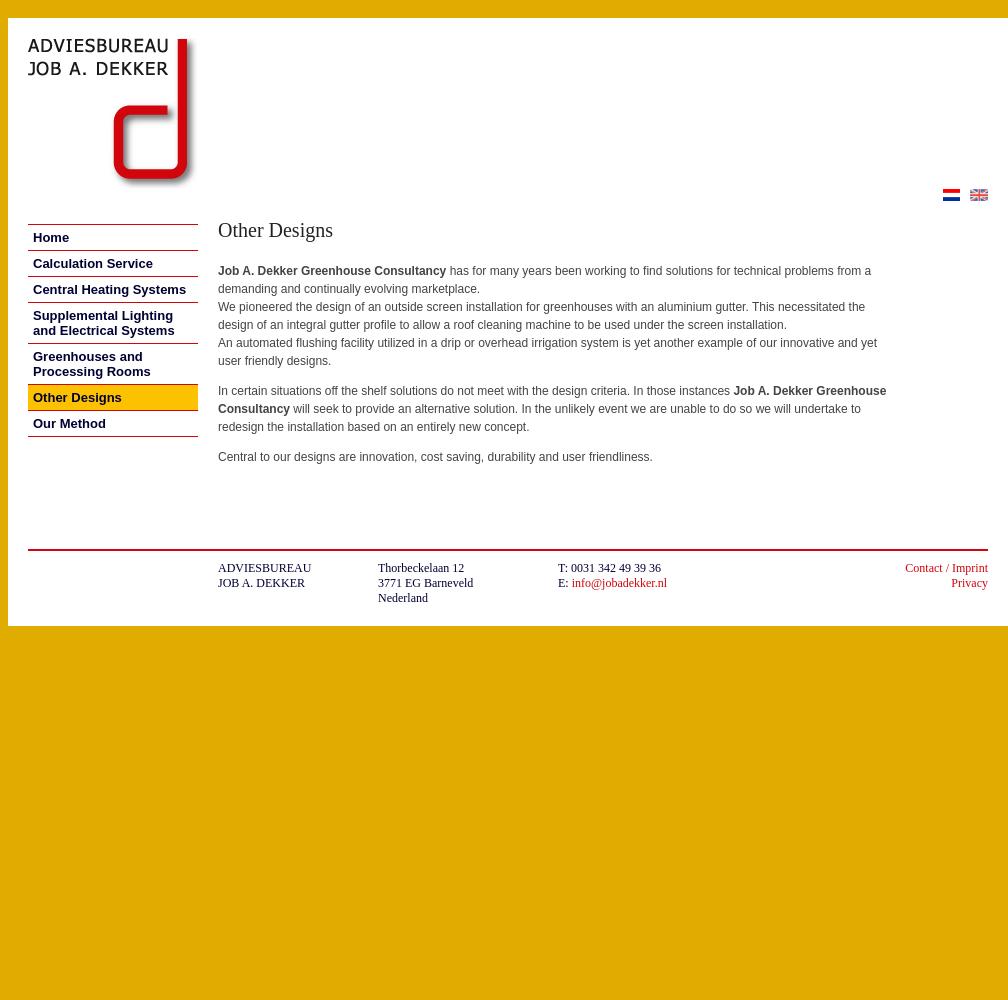 Image resolution: width=1008 pixels, height=1000 pixels. I want to click on 'Supplemental Lighting and Electrical Systems', so click(103, 322).